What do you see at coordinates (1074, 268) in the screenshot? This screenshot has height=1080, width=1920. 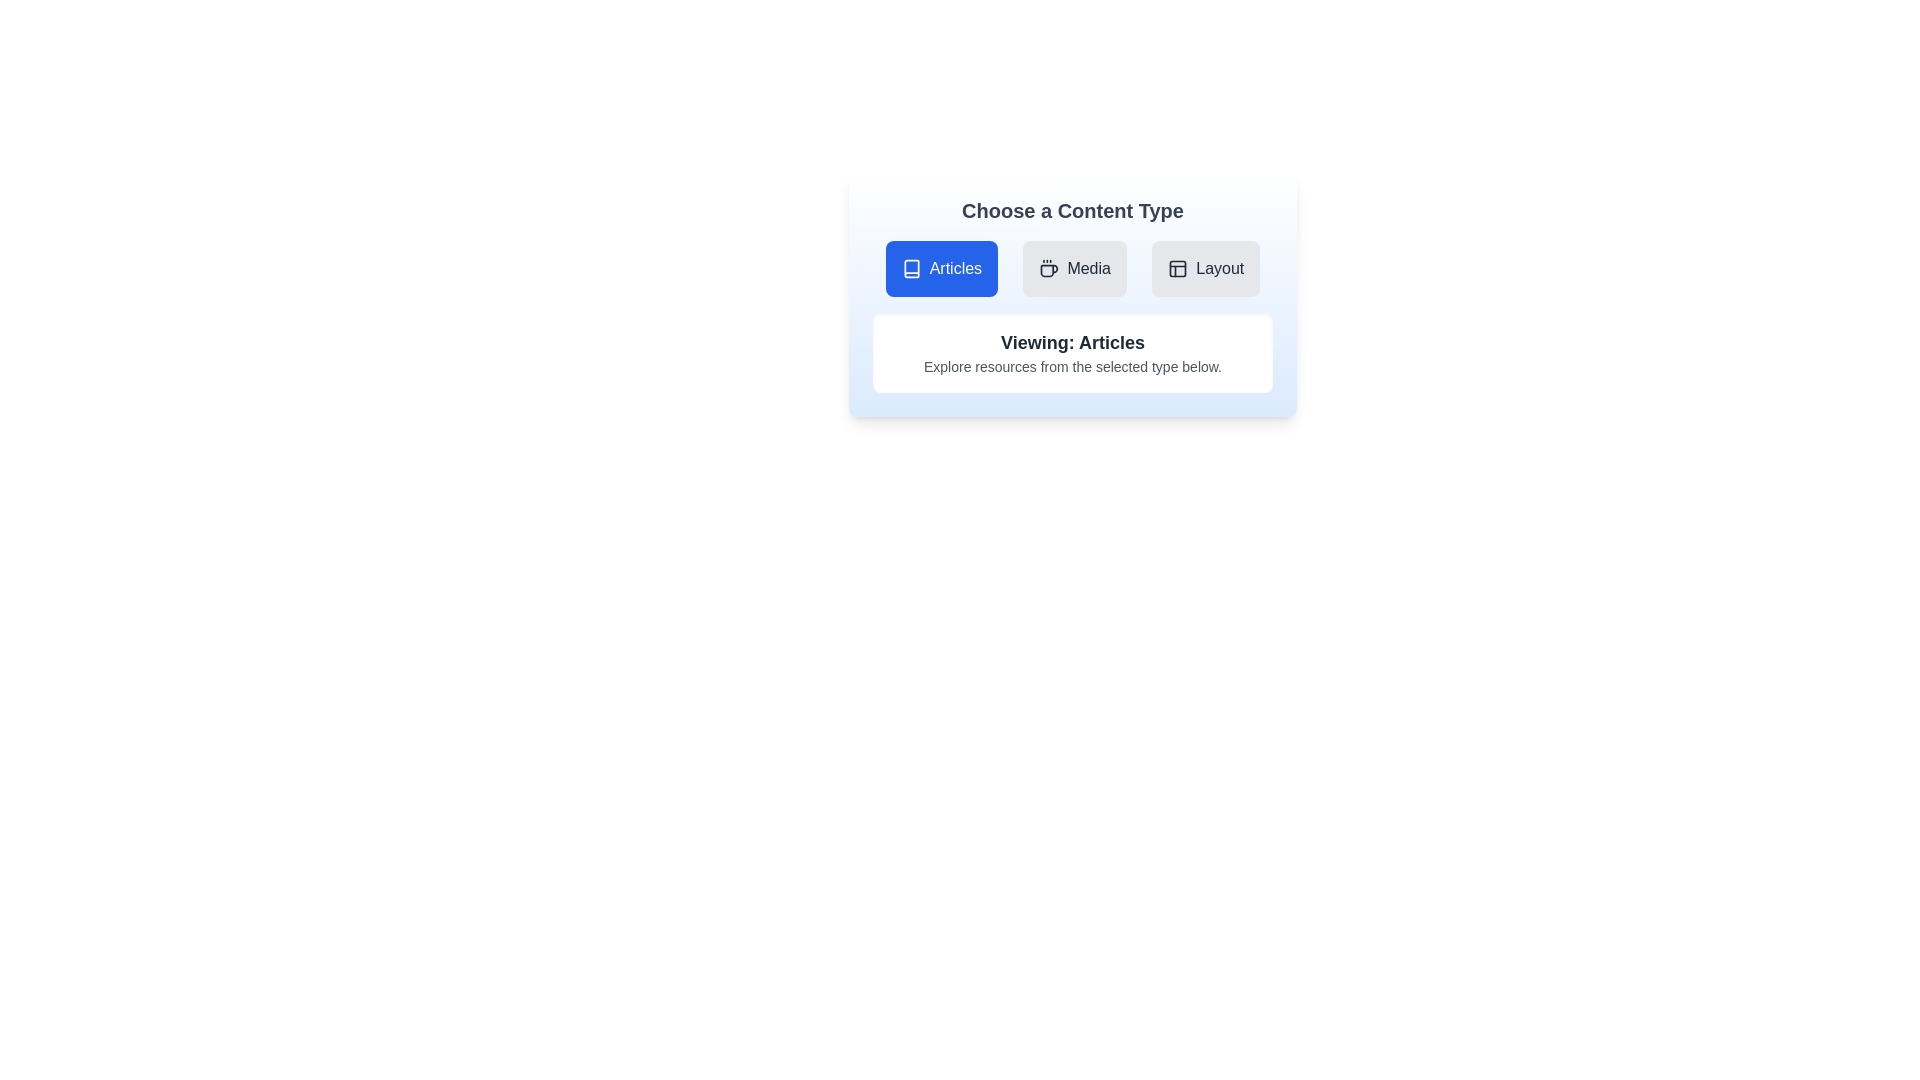 I see `the 'Media' button, which is a rectangular button with a light gray background, dark gray text, and an icon of a steaming cup` at bounding box center [1074, 268].